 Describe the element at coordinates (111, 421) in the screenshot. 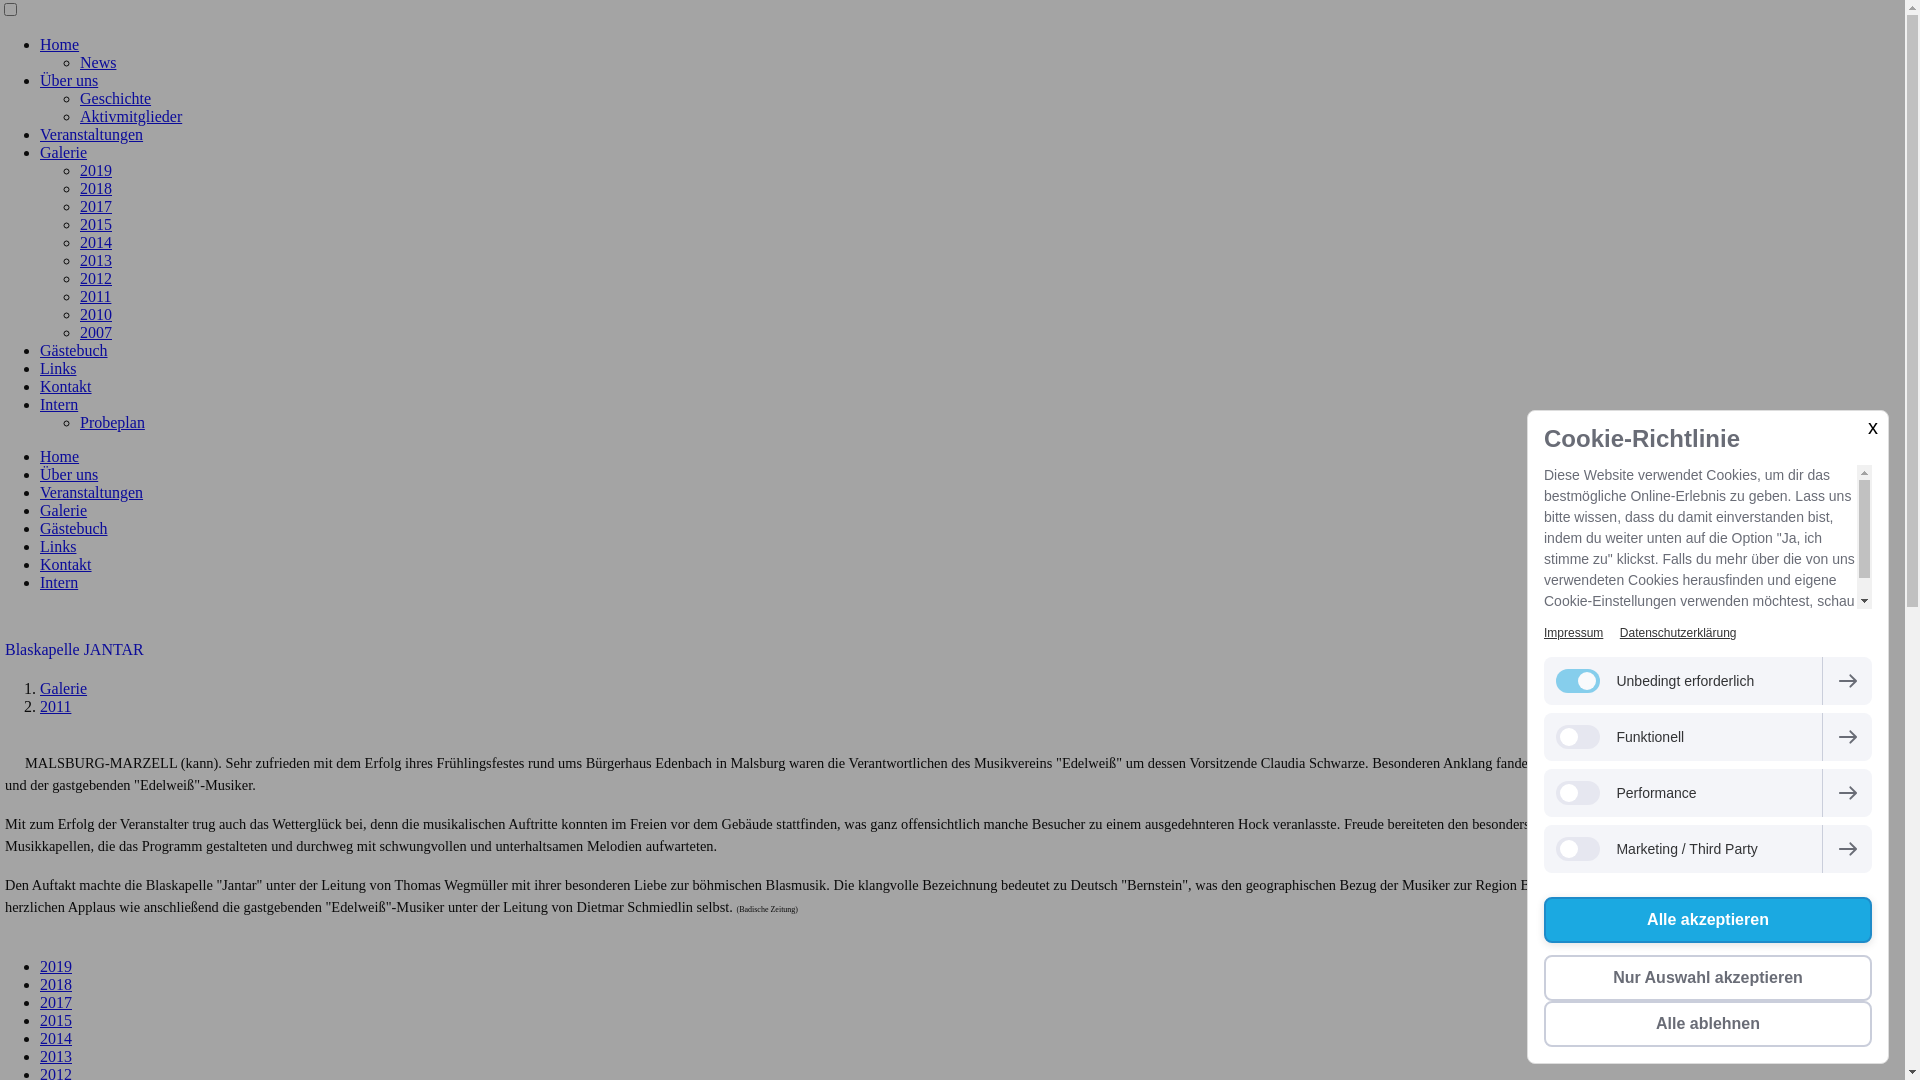

I see `'Probeplan'` at that location.